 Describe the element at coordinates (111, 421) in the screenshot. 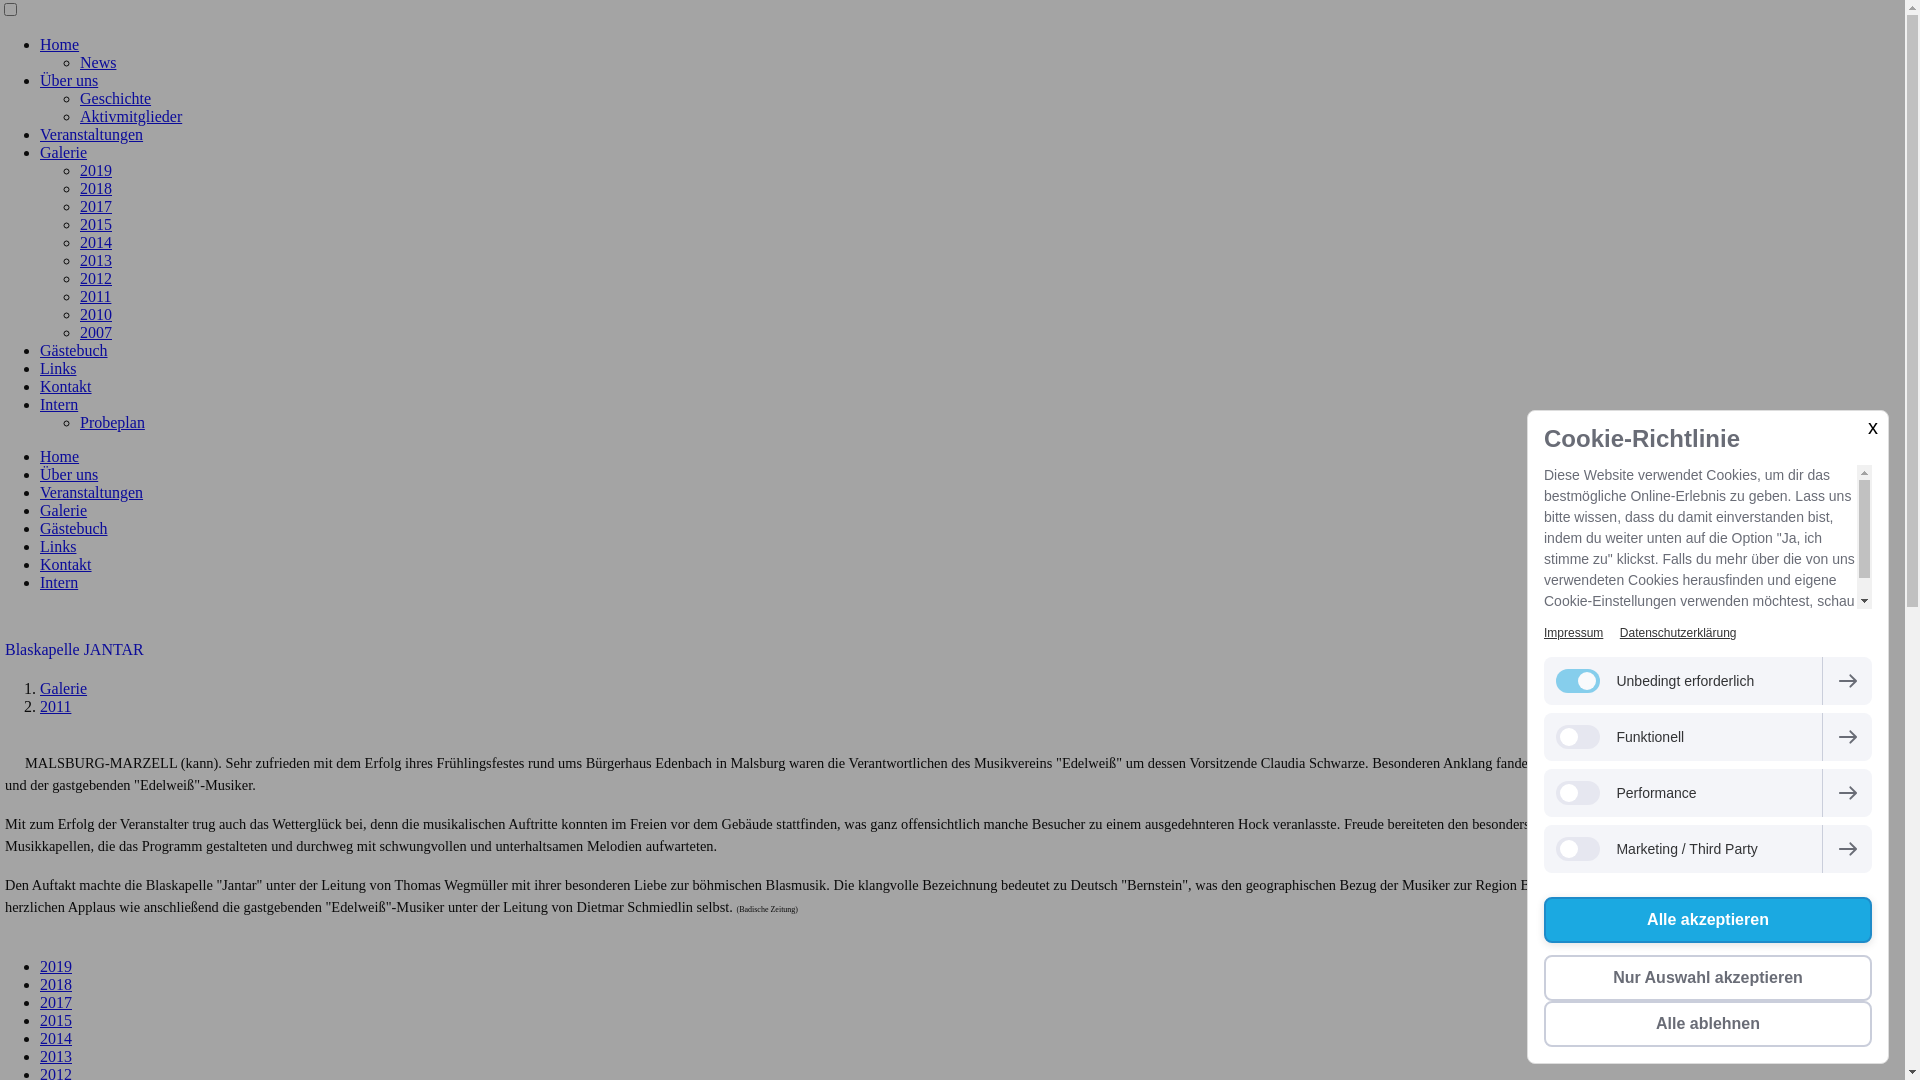

I see `'Probeplan'` at that location.